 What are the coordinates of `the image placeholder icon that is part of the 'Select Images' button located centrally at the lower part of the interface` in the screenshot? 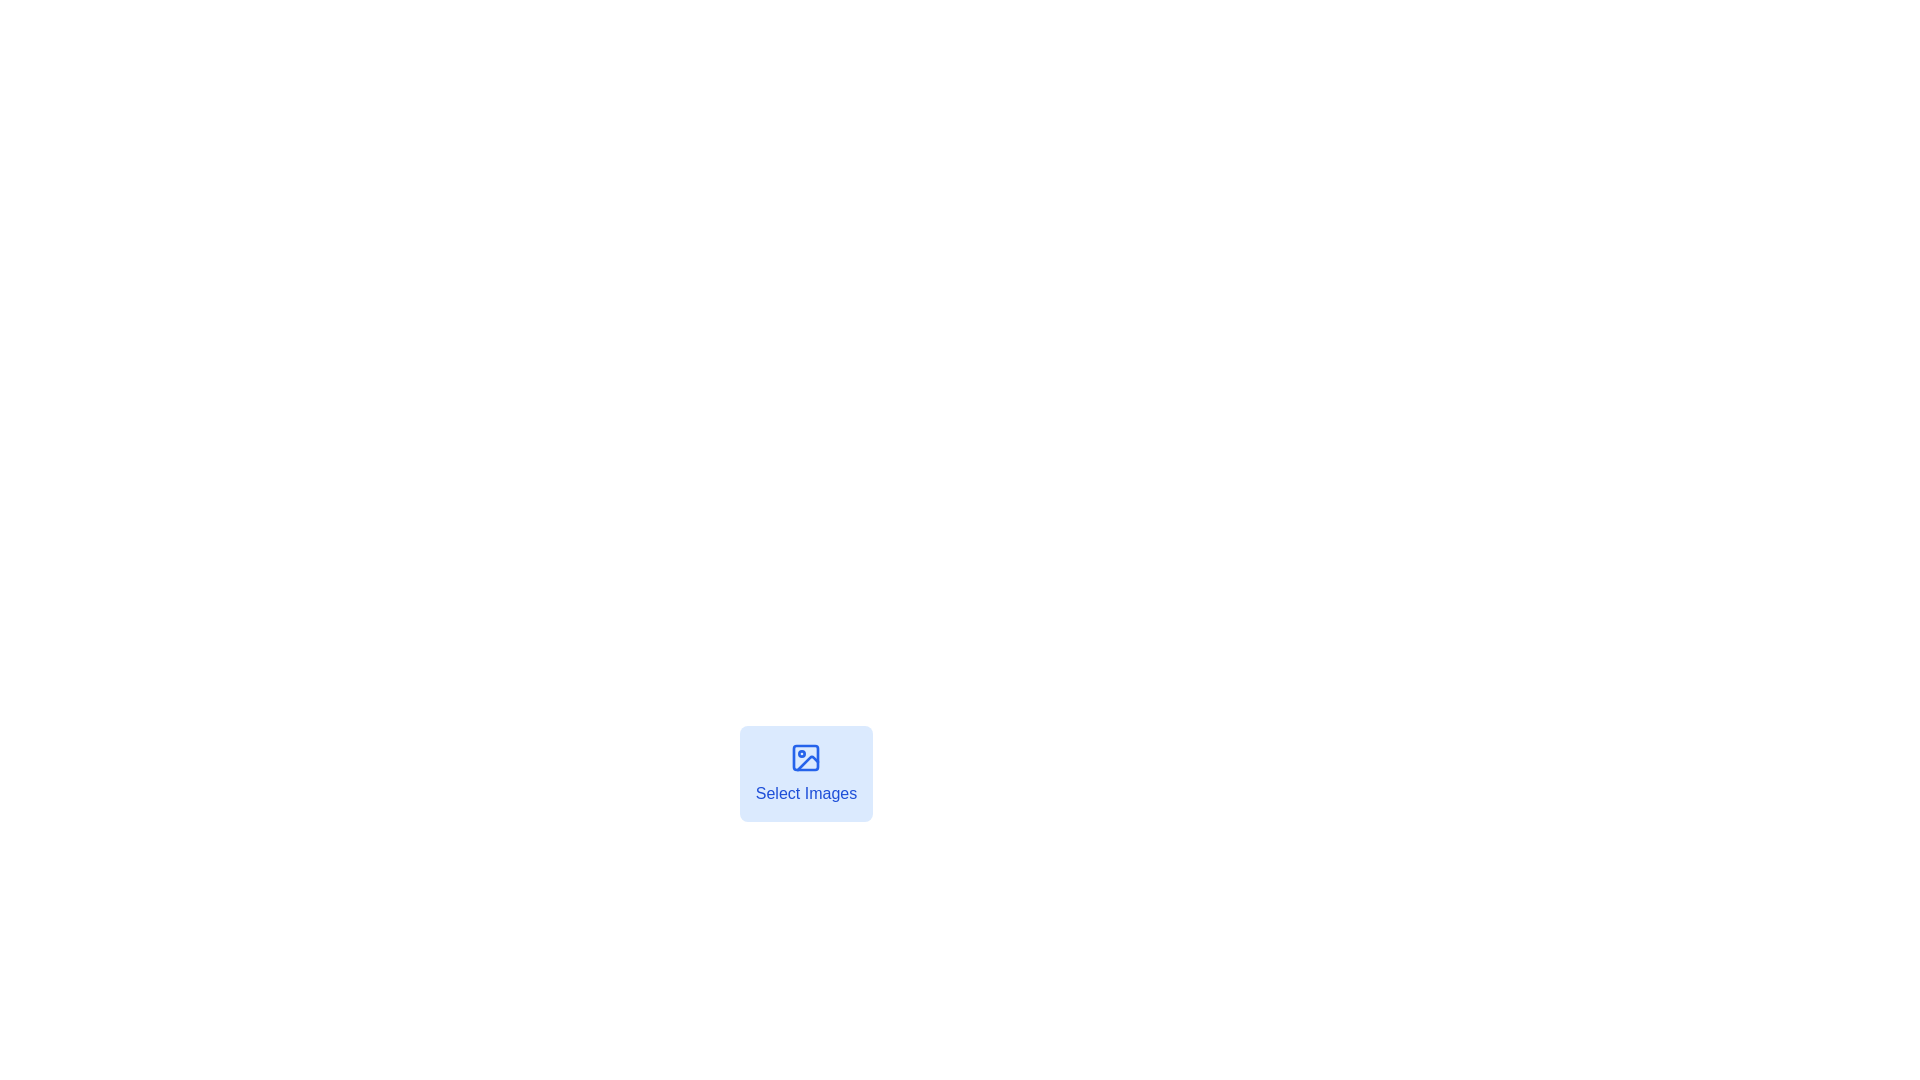 It's located at (806, 758).